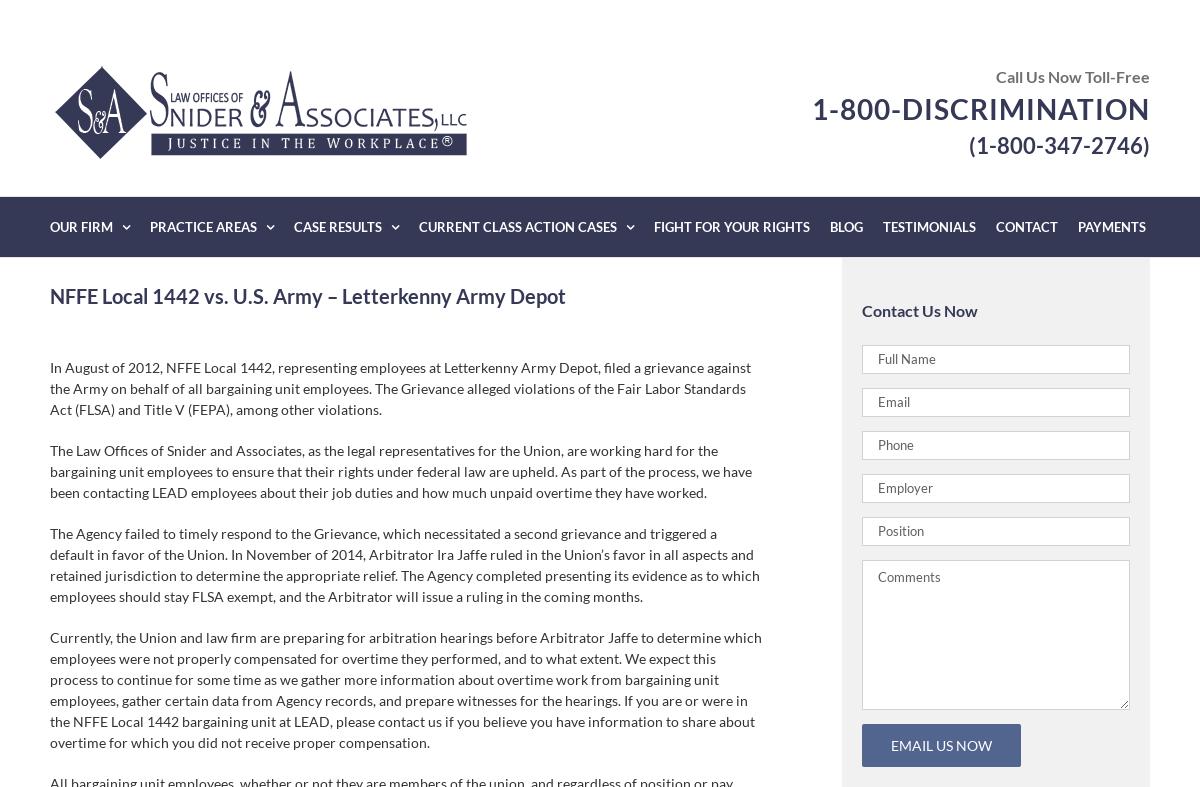 The width and height of the screenshot is (1200, 787). I want to click on 'Practice Areas', so click(202, 226).